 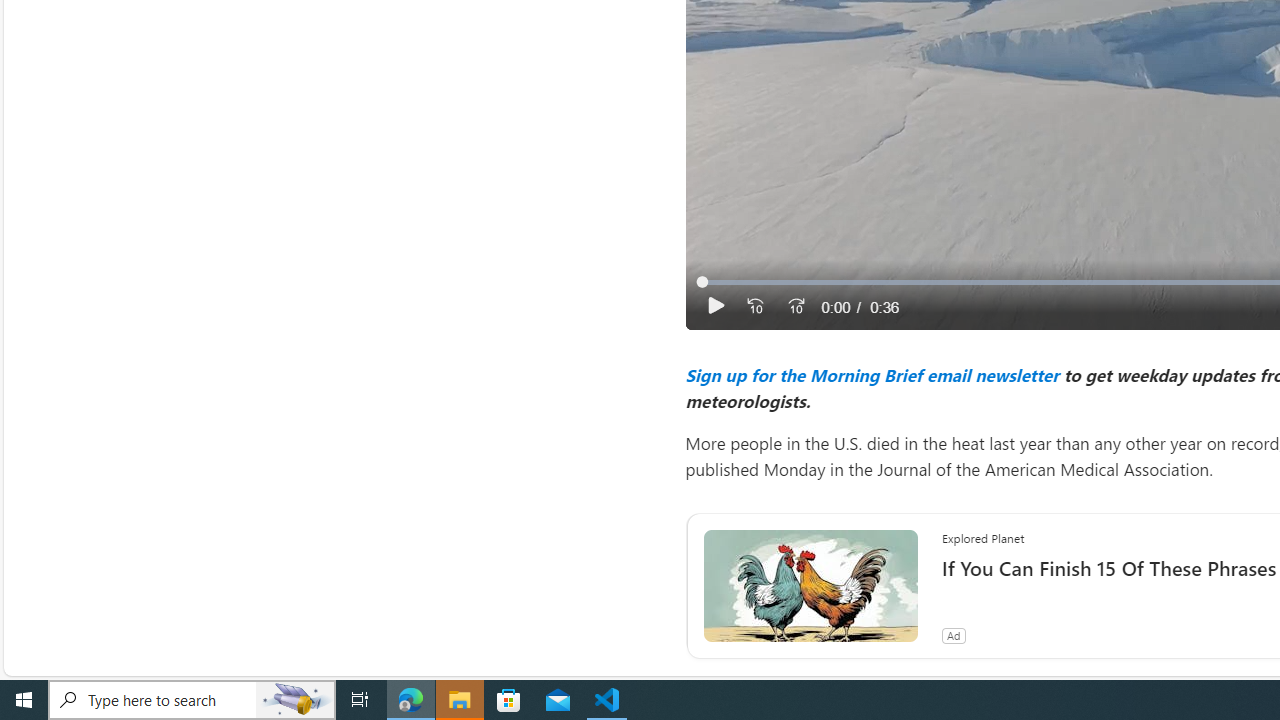 I want to click on 'Seek Back', so click(x=754, y=306).